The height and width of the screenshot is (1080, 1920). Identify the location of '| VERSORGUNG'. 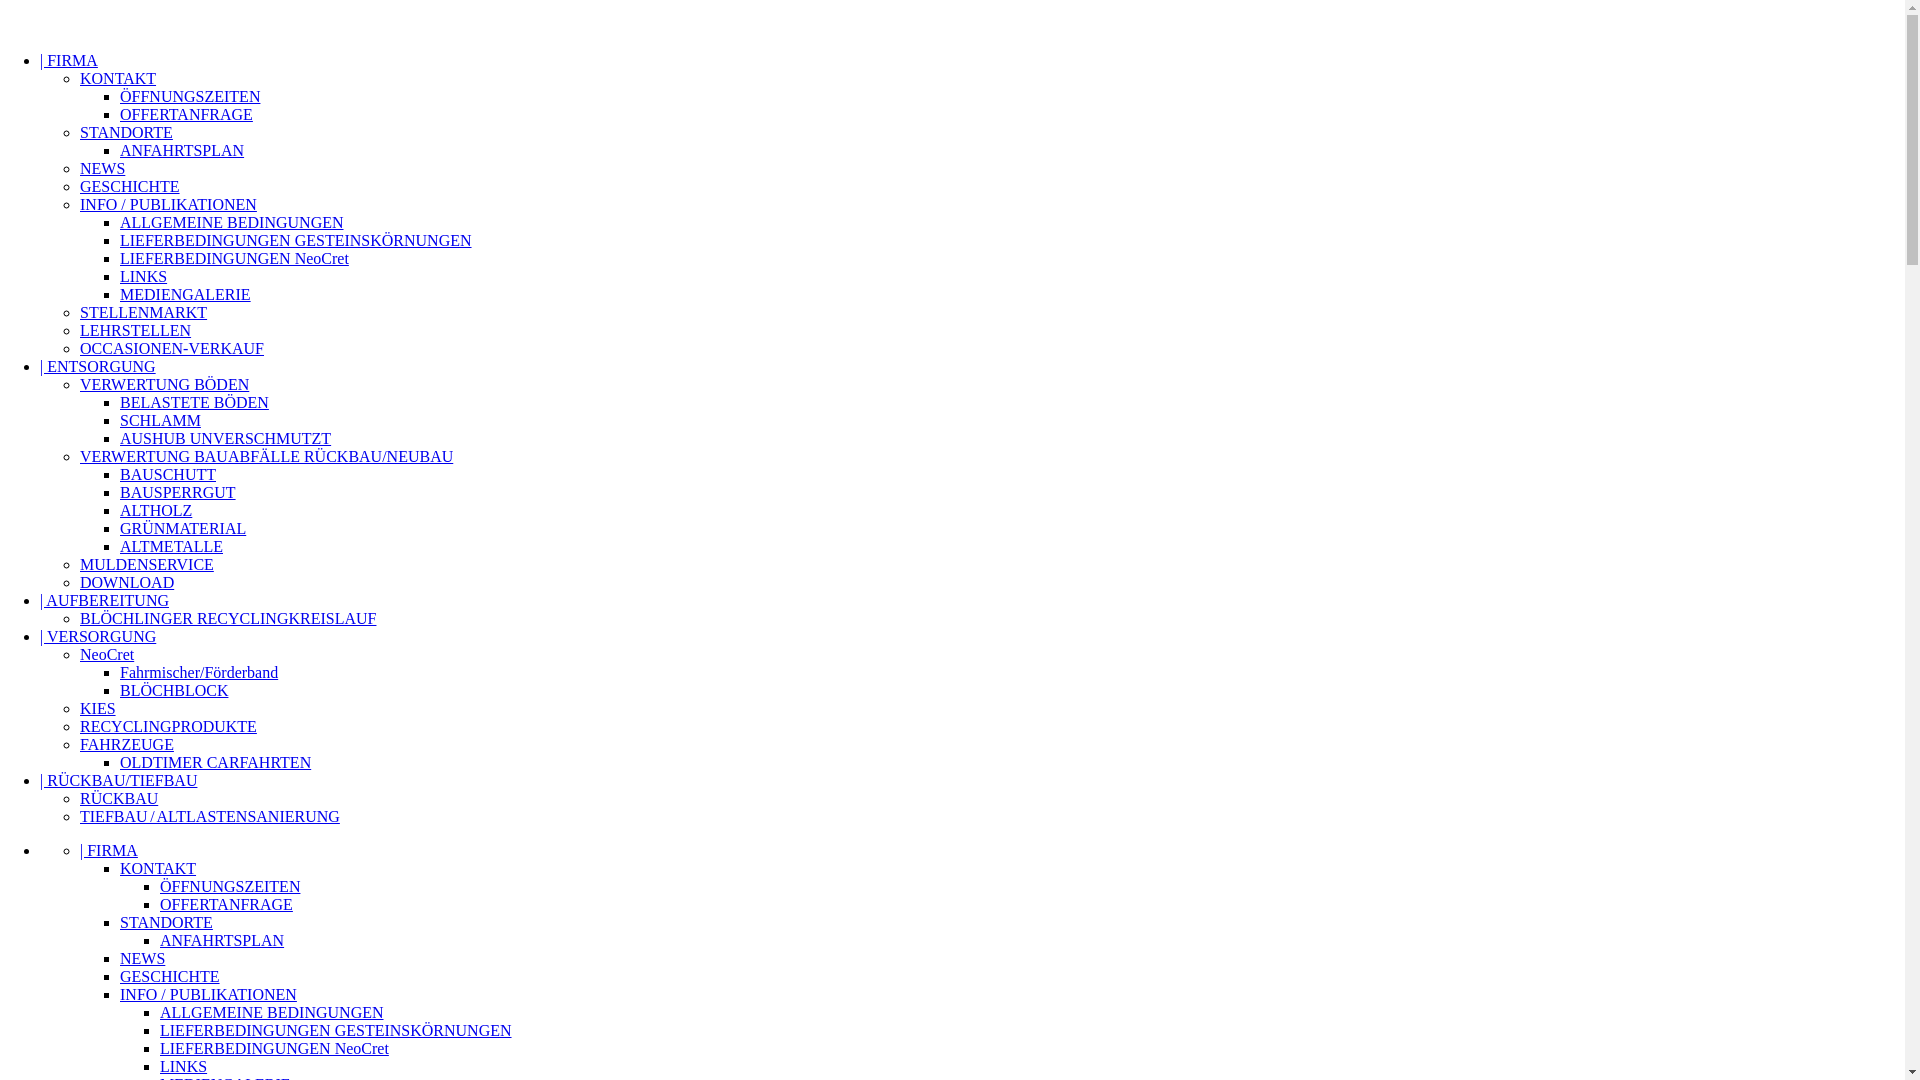
(39, 636).